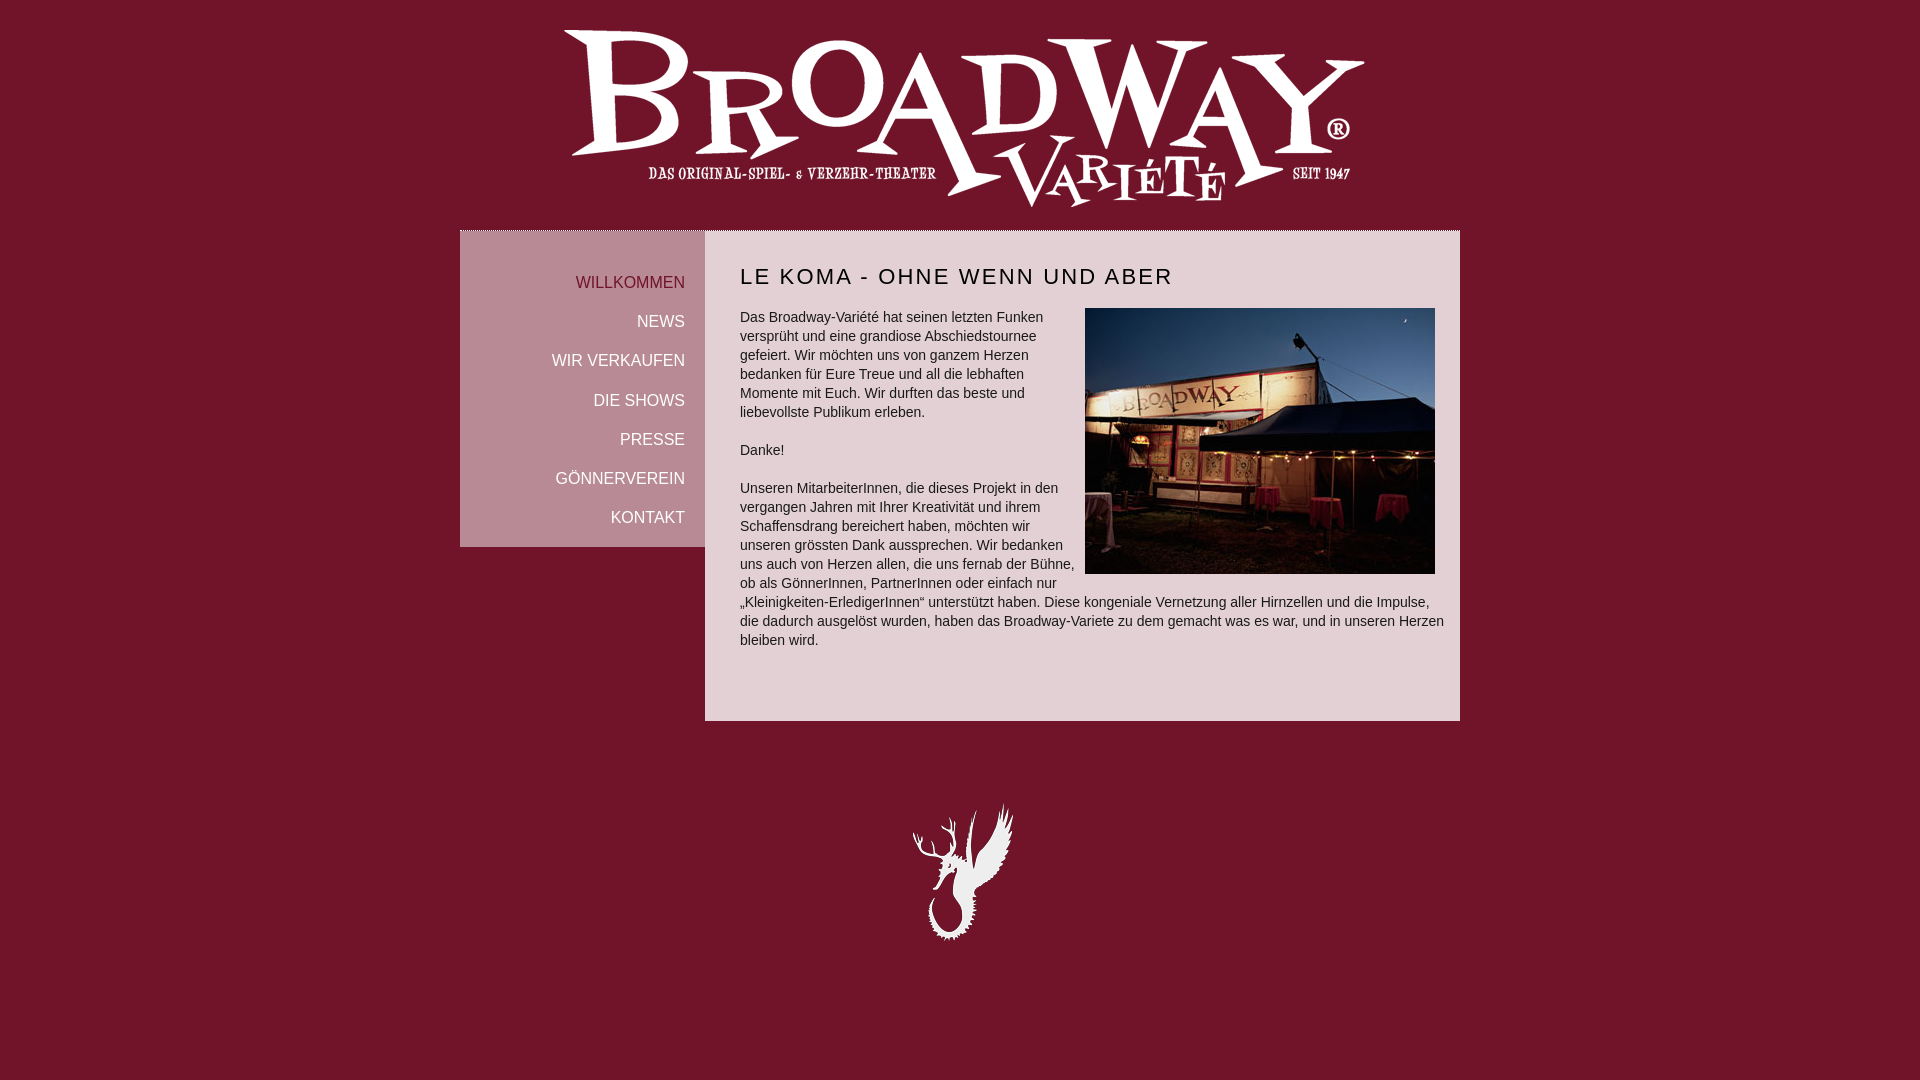  What do you see at coordinates (571, 276) in the screenshot?
I see `'WILLKOMMEN'` at bounding box center [571, 276].